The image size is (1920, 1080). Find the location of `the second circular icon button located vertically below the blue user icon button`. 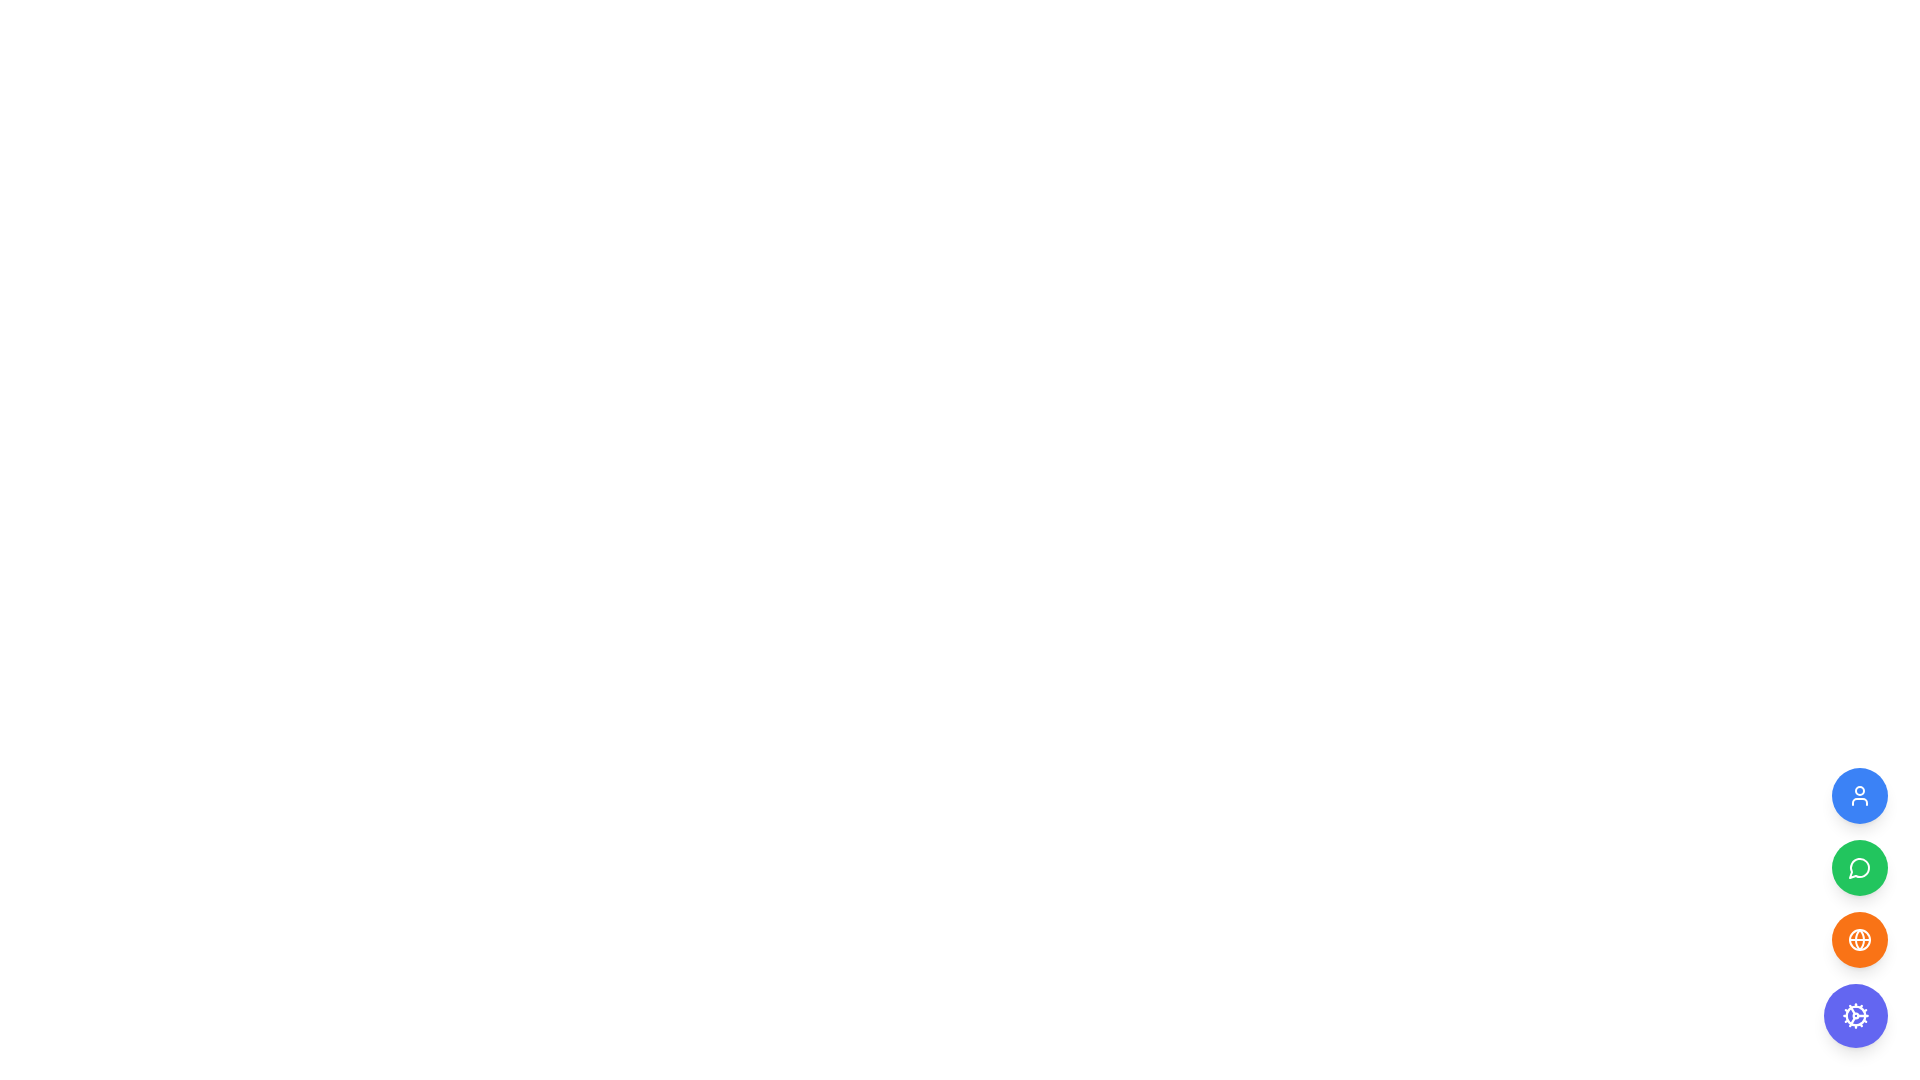

the second circular icon button located vertically below the blue user icon button is located at coordinates (1859, 866).